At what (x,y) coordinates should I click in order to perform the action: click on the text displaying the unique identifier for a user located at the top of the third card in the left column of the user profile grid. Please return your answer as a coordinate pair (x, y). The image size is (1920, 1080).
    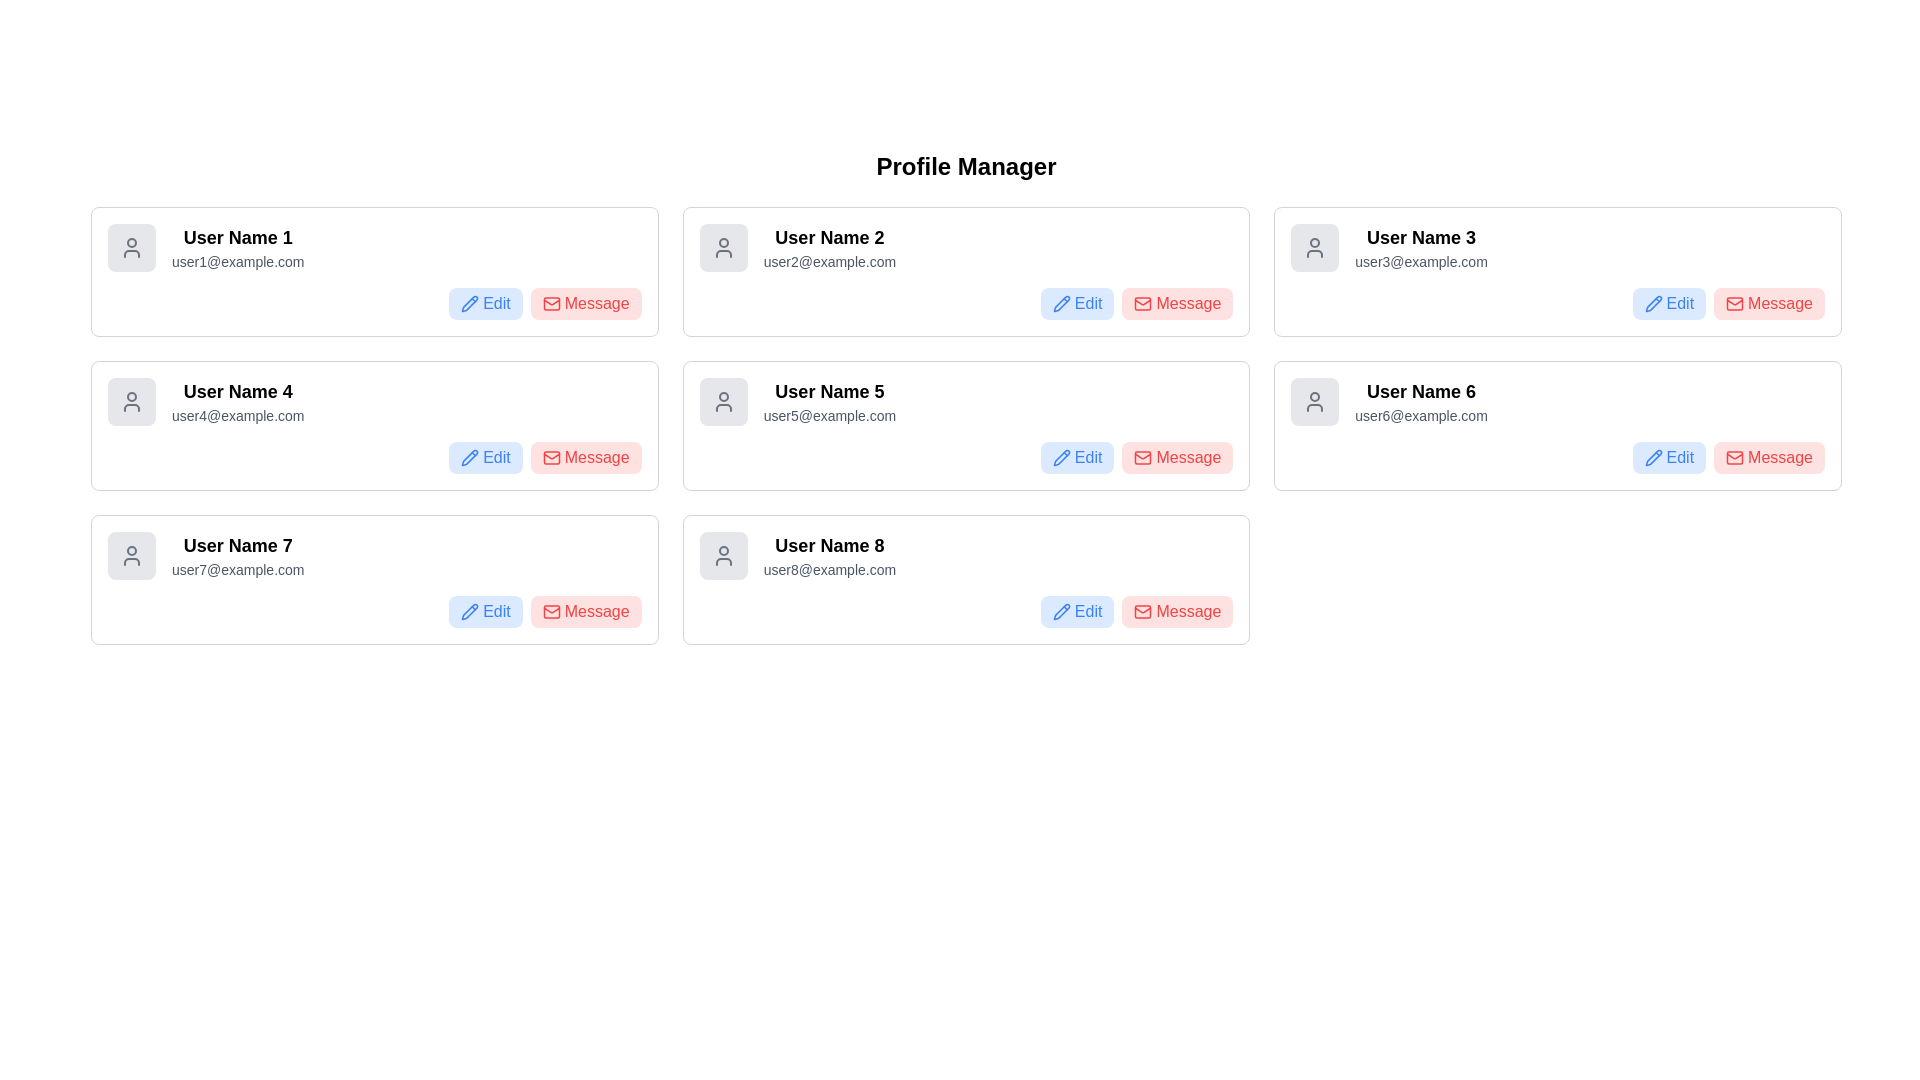
    Looking at the image, I should click on (238, 546).